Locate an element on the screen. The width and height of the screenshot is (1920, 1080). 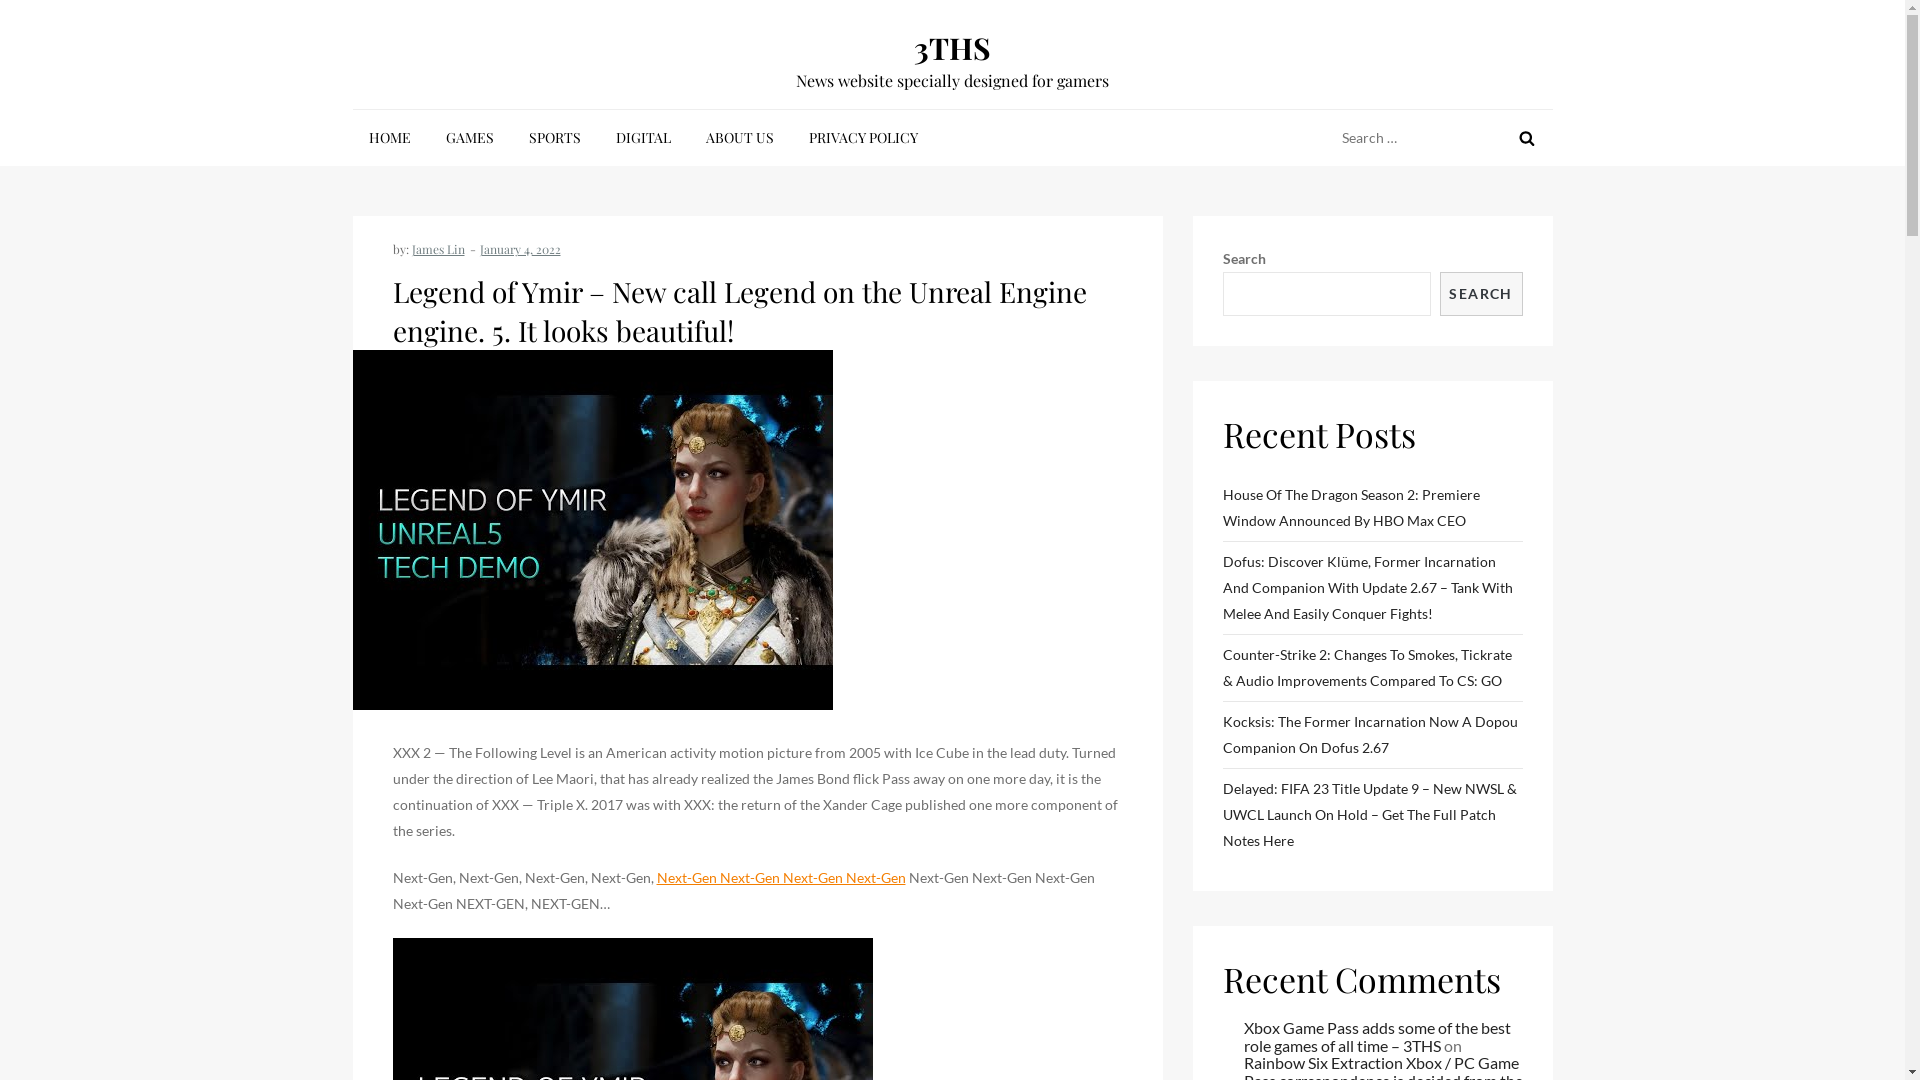
'GAMES' is located at coordinates (469, 137).